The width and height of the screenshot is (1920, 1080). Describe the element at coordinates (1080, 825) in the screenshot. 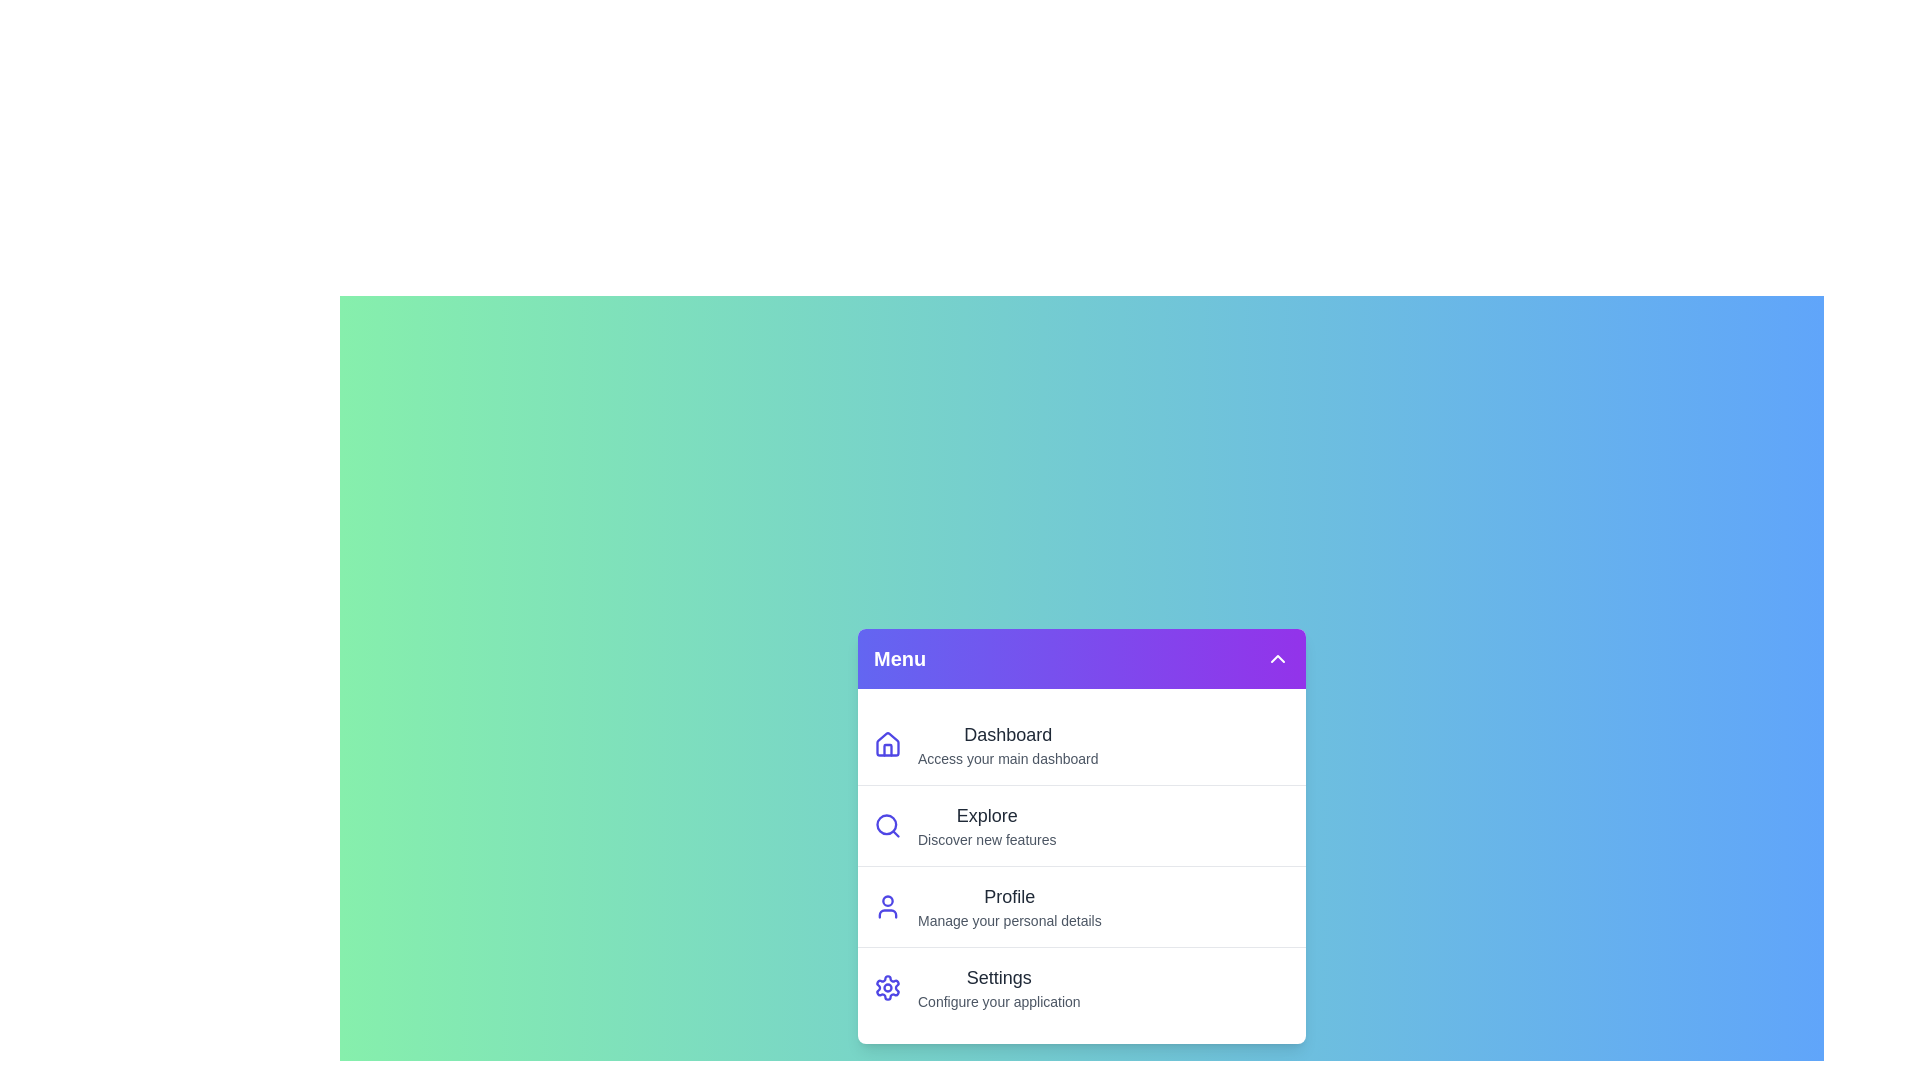

I see `the menu item Explore to view its hover effect` at that location.